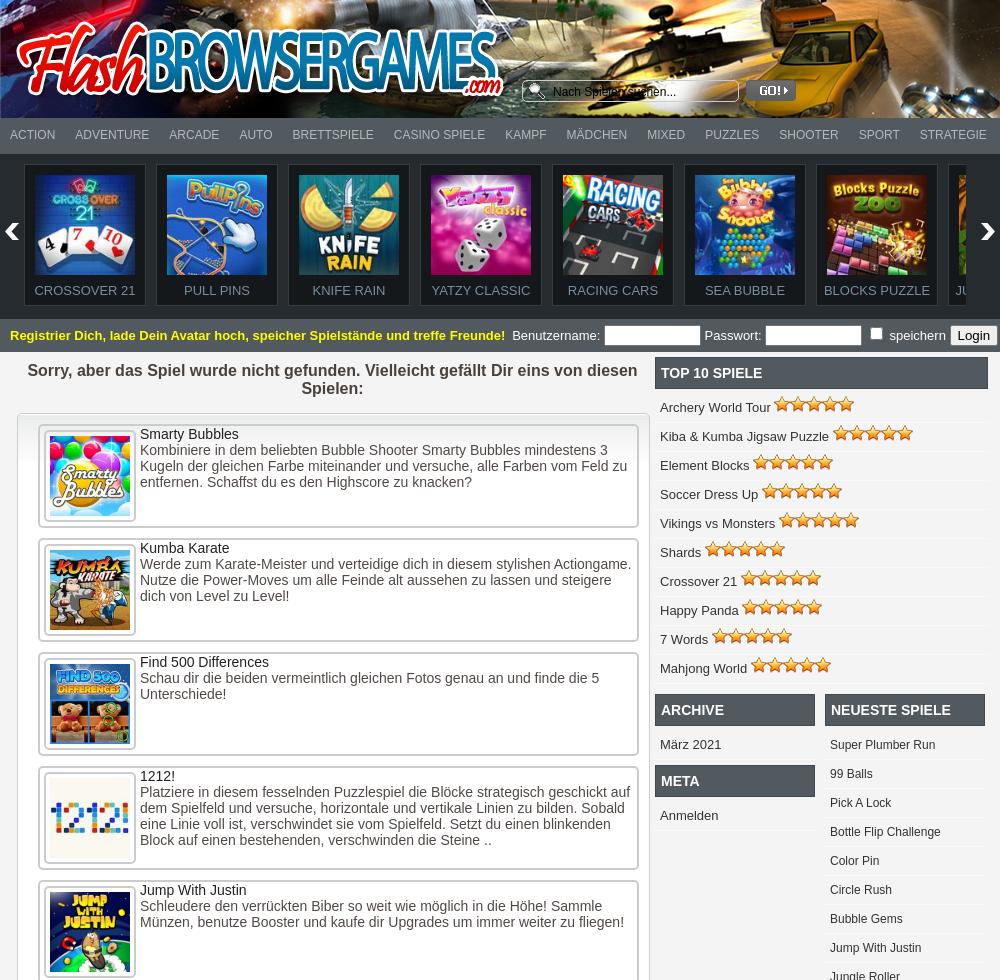  I want to click on 'Werde zum Karate-Meister und verteidige dich in diesem stylishen Actiongame. Nutze die Power-Moves um alle Feinde alt aussehen zu lassen und steigere dich von Level zu Level!', so click(385, 579).